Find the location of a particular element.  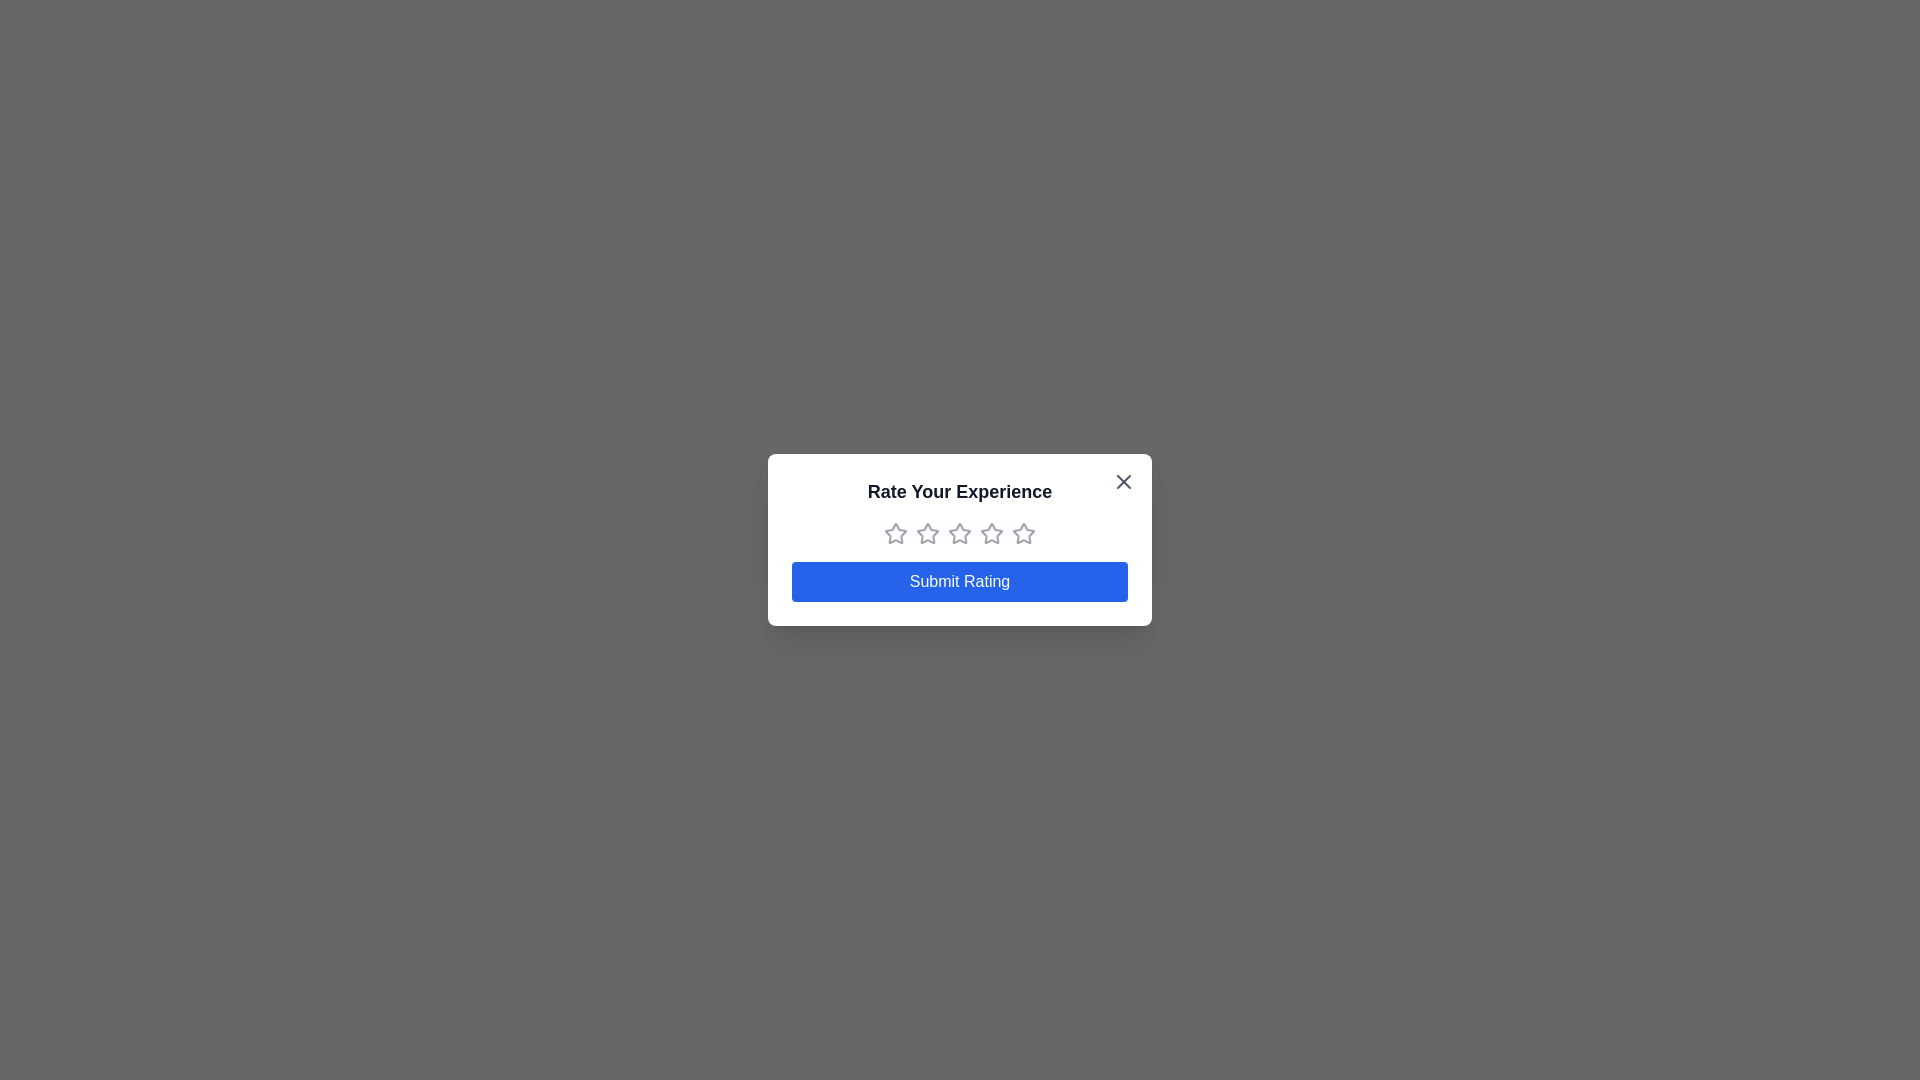

the 'Submit Rating' button to submit the rating is located at coordinates (960, 582).